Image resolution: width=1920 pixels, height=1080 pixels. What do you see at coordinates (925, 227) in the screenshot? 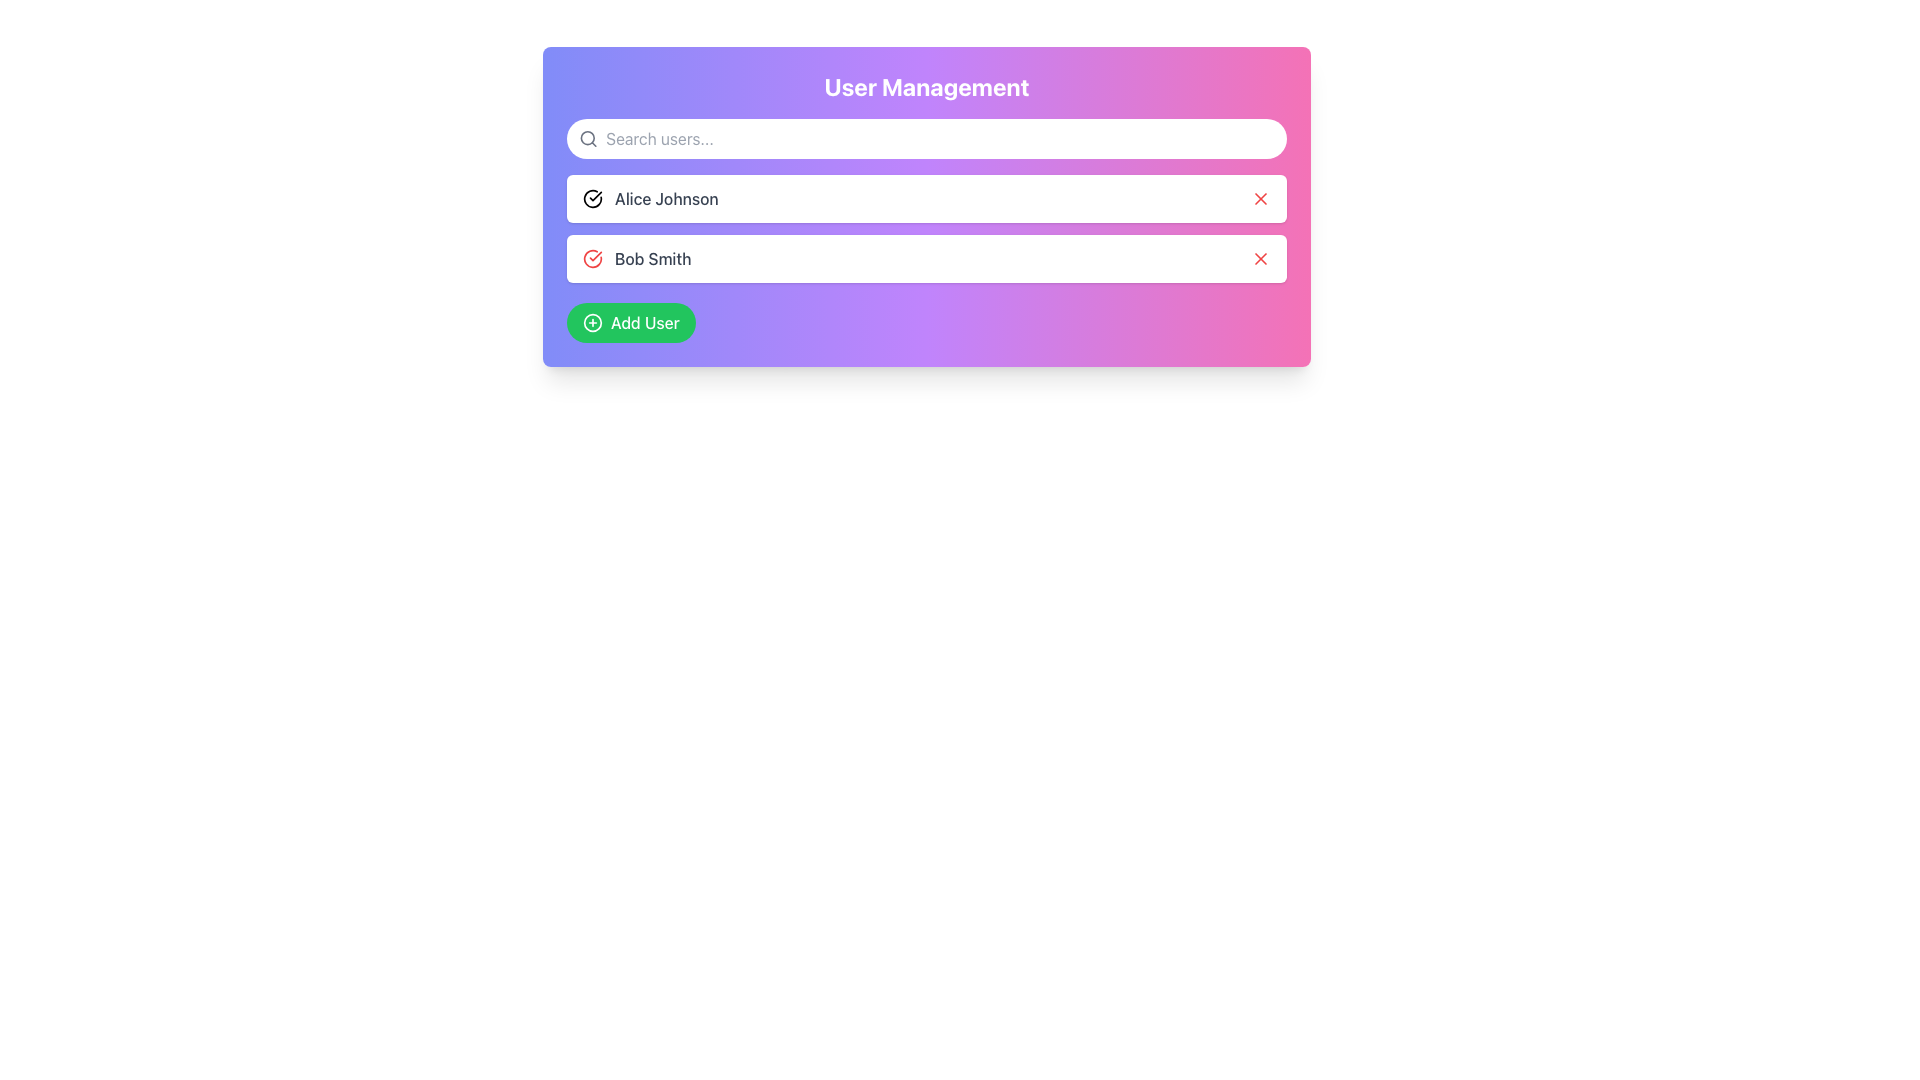
I see `the text label of the user entries in the management interface to read details` at bounding box center [925, 227].